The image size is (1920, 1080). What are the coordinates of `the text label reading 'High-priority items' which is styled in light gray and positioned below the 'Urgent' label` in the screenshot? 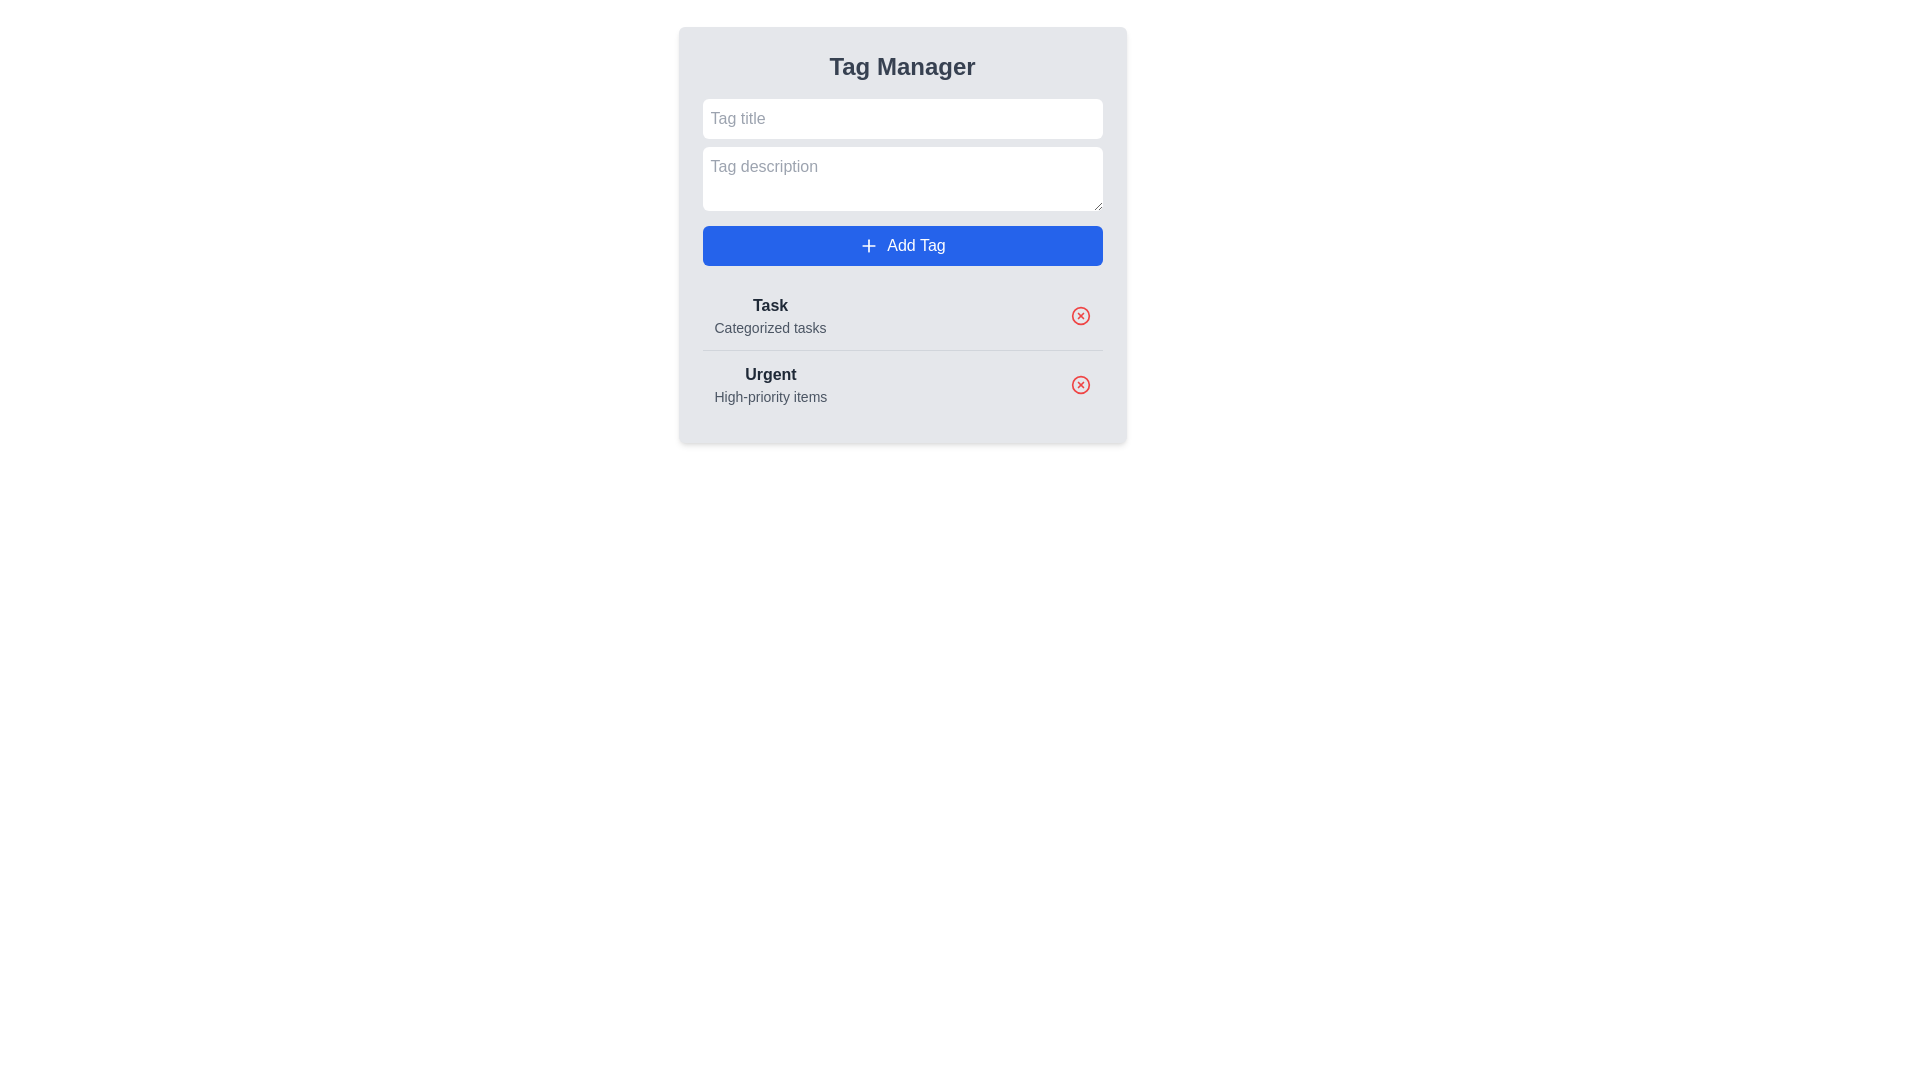 It's located at (769, 397).